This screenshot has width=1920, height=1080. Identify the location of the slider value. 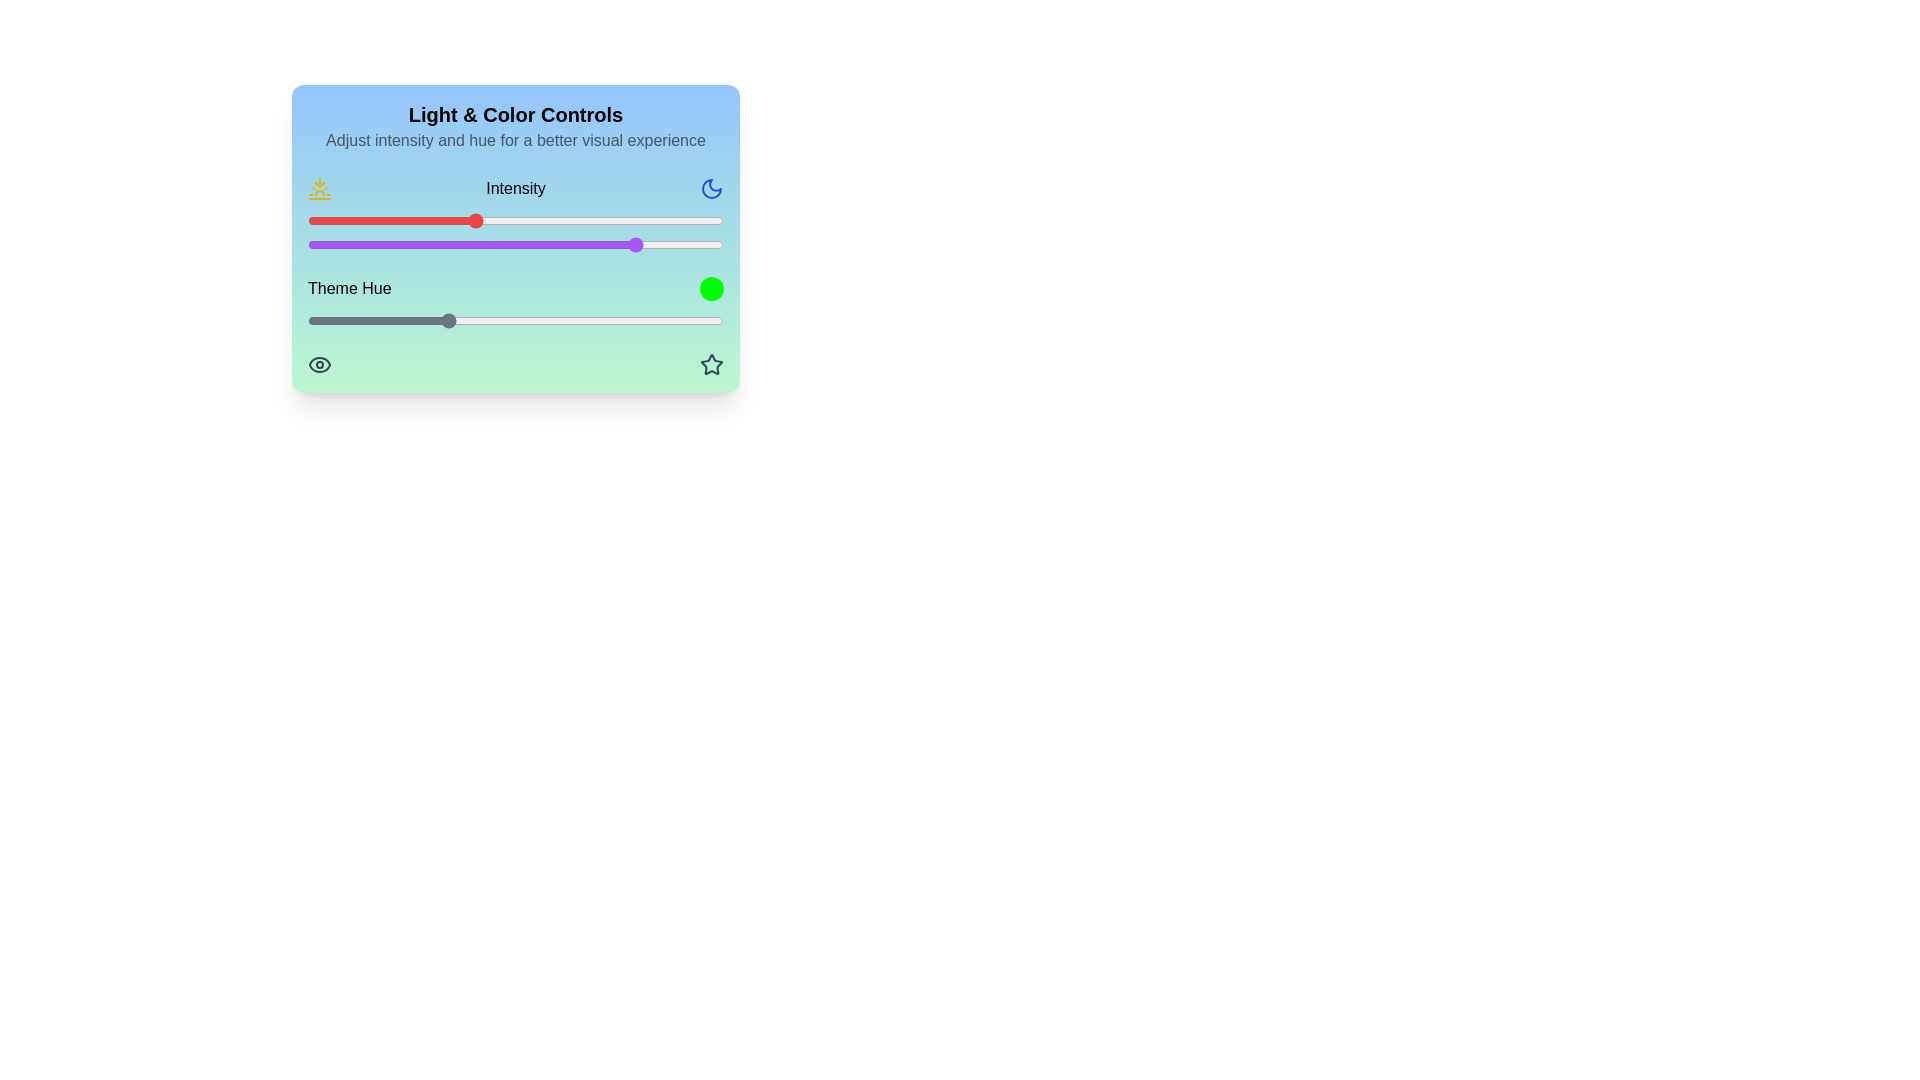
(431, 244).